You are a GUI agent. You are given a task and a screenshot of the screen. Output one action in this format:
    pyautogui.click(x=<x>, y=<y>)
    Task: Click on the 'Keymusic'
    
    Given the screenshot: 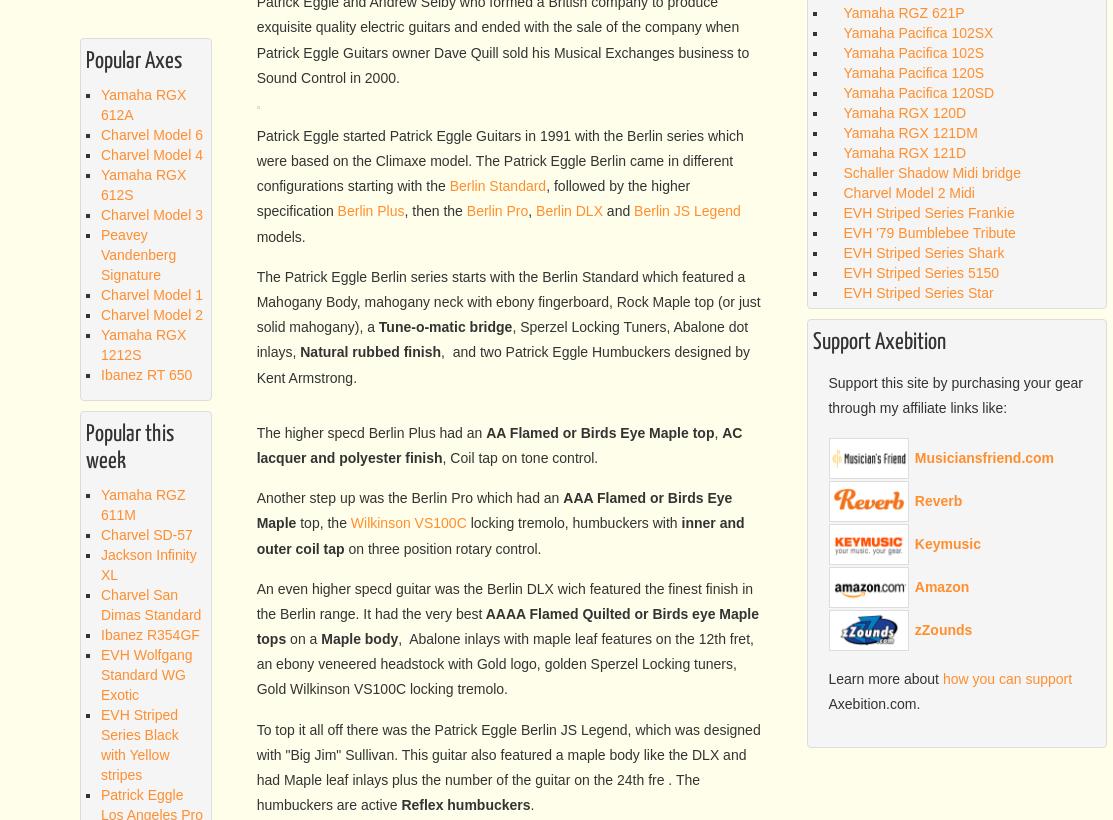 What is the action you would take?
    pyautogui.click(x=946, y=542)
    